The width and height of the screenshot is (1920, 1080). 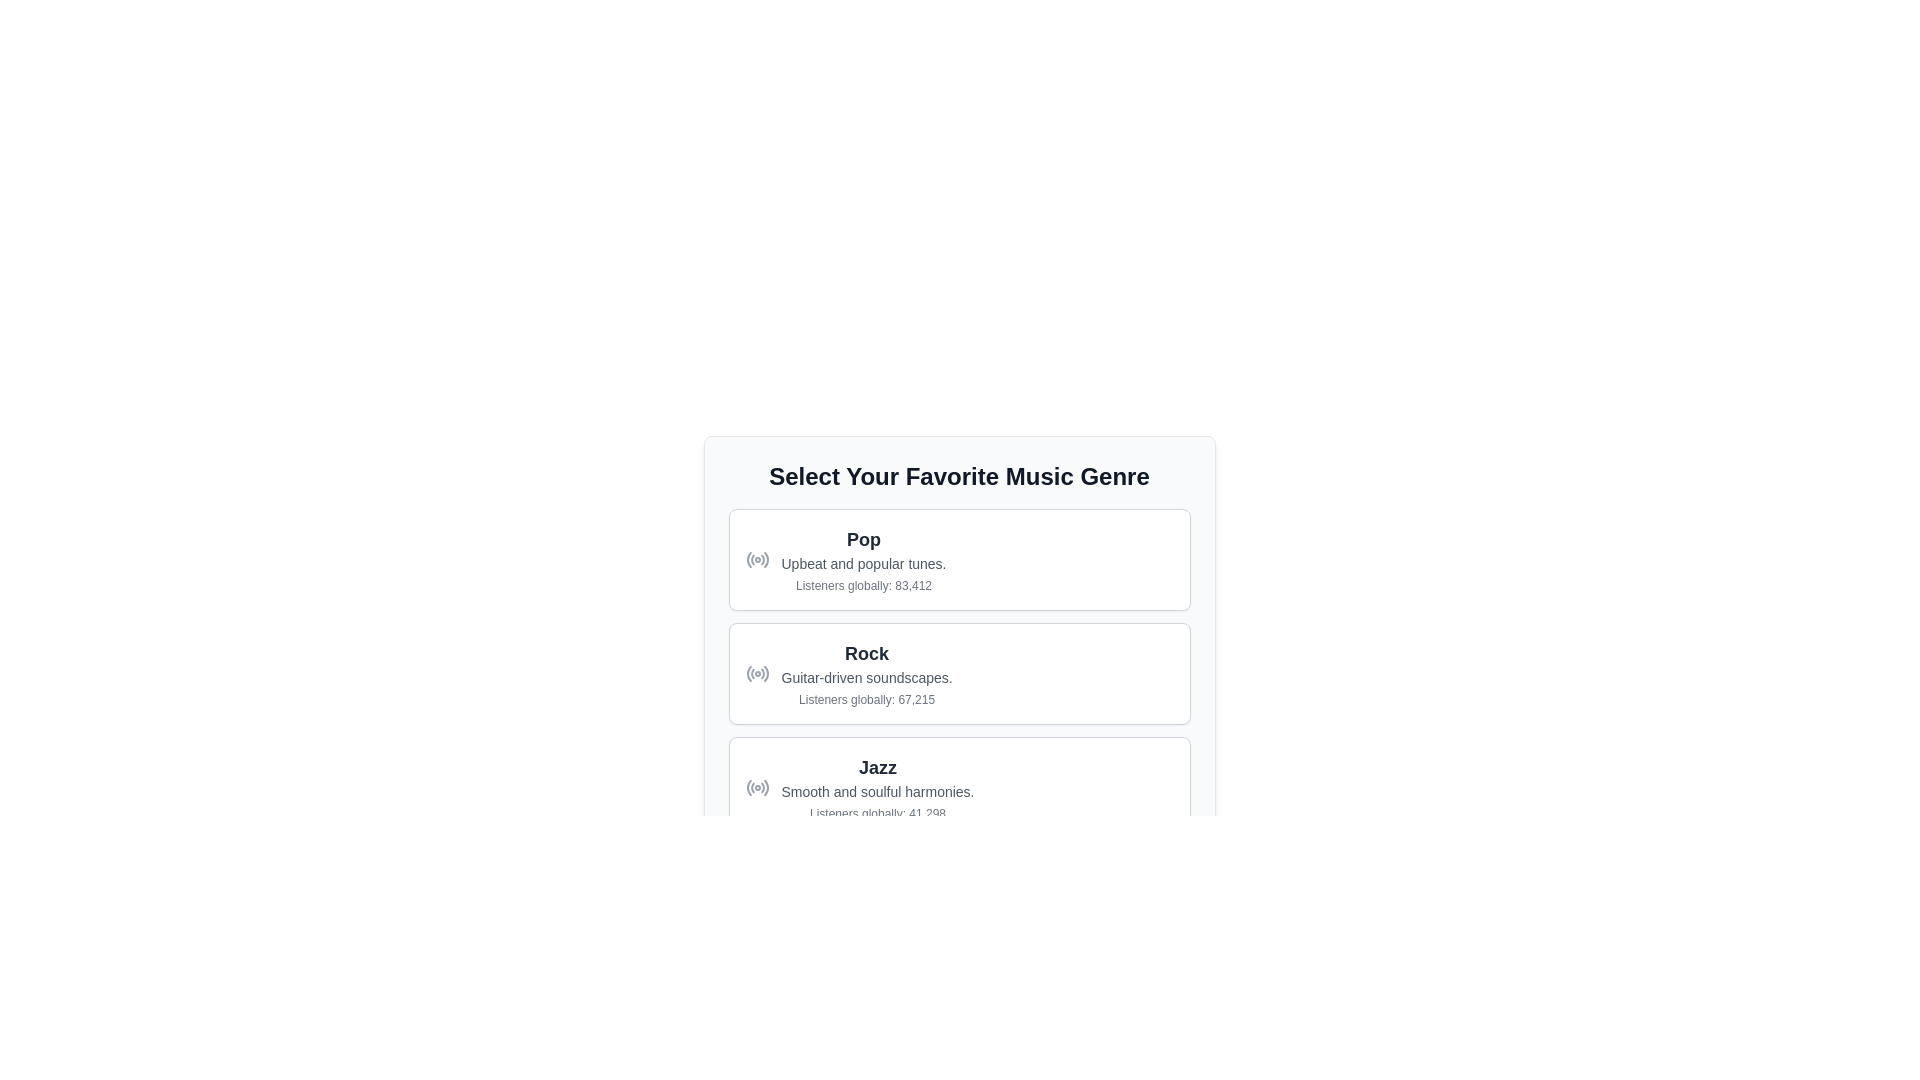 I want to click on the text label that displays 'Upbeat and popular tunes.', which is positioned below the 'Pop' title and above the 'Listeners globally: 83,412' label, so click(x=864, y=563).